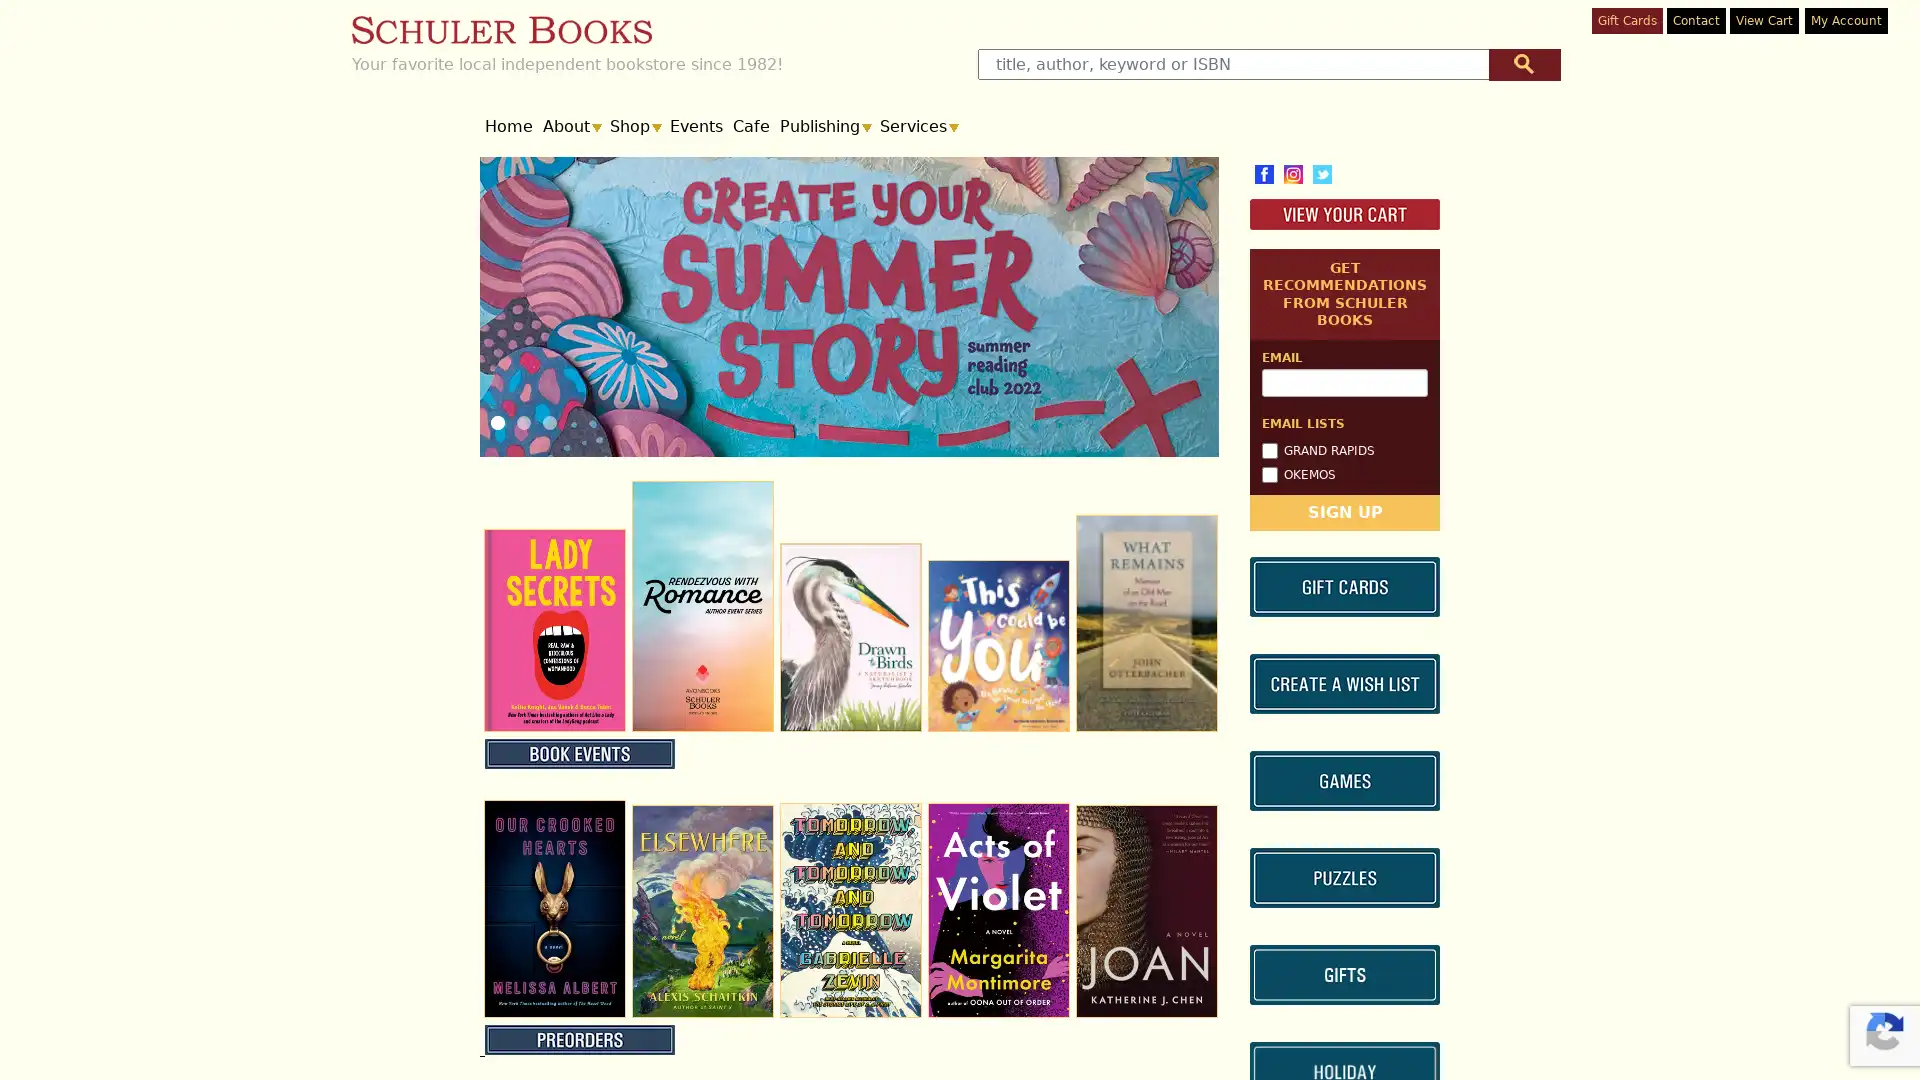 The image size is (1920, 1080). Describe the element at coordinates (1522, 63) in the screenshot. I see `Search` at that location.